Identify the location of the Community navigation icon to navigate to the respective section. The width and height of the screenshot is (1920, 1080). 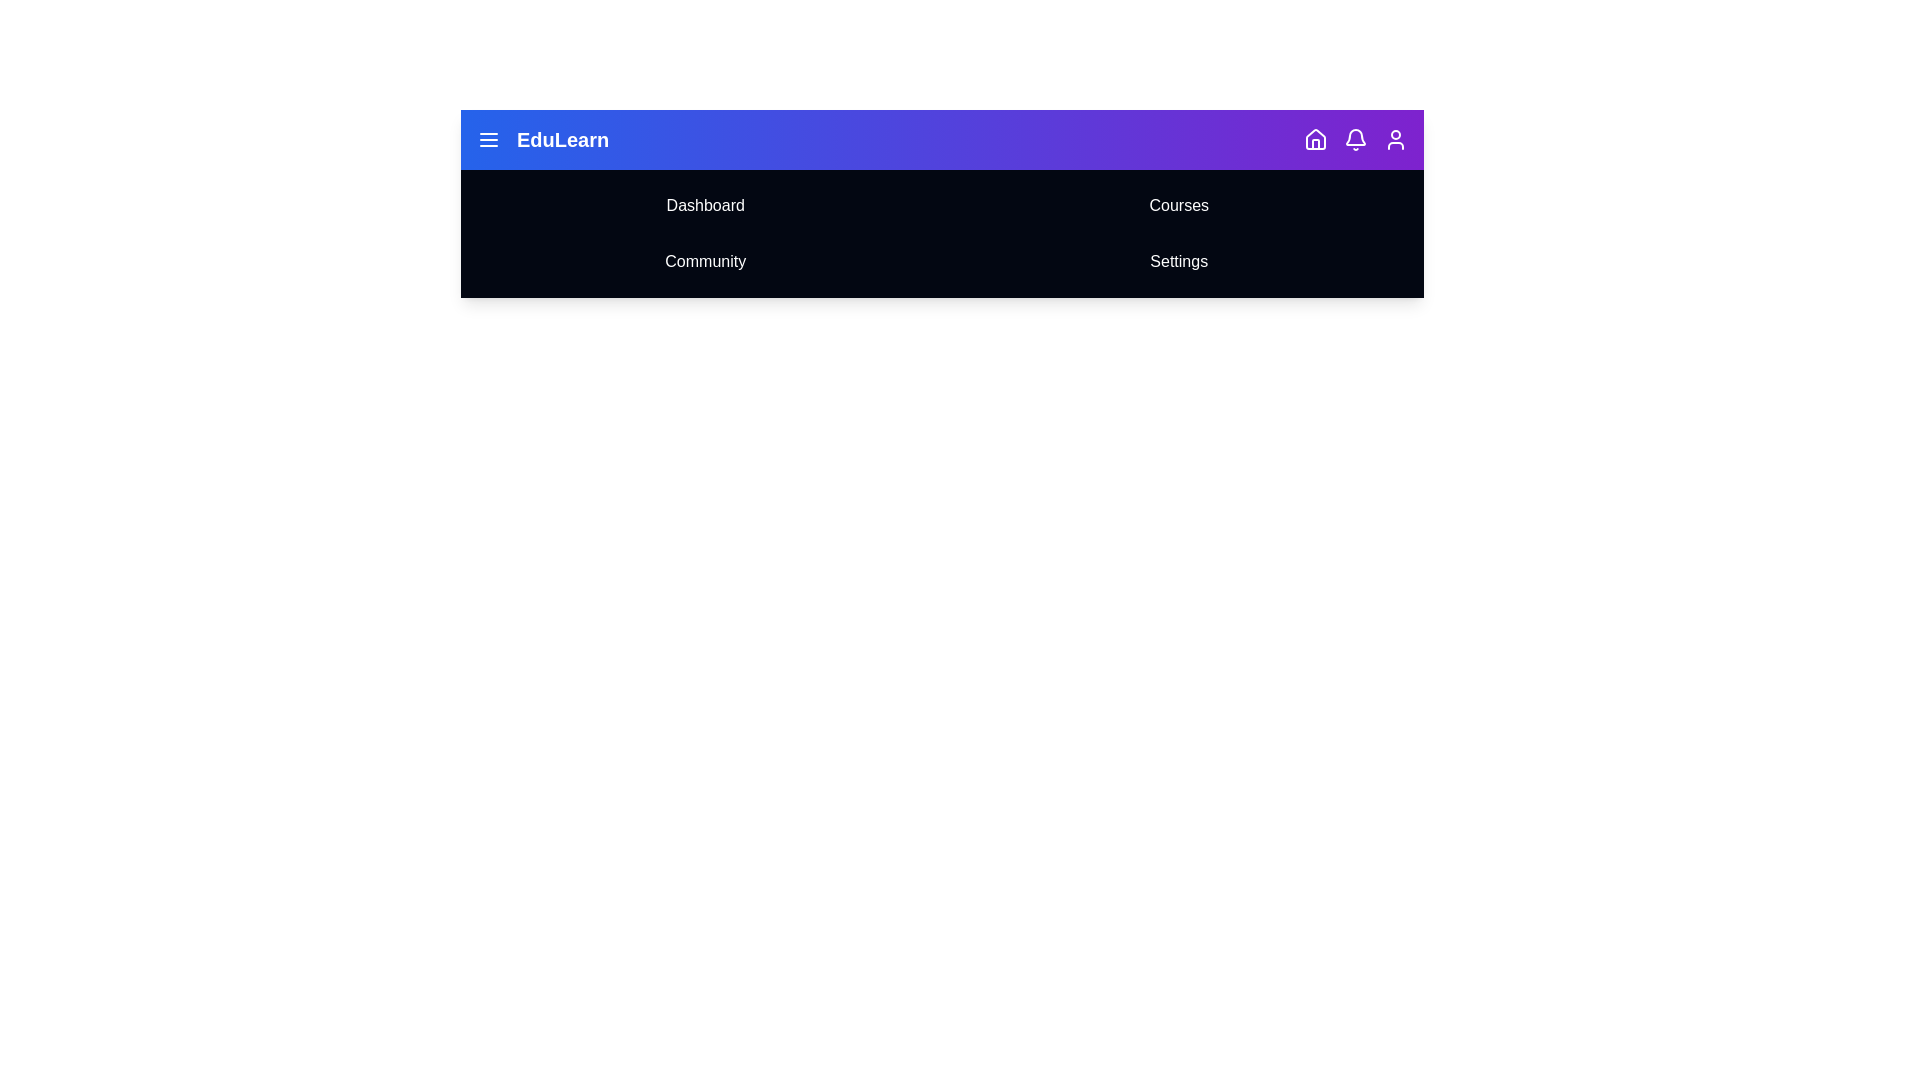
(705, 261).